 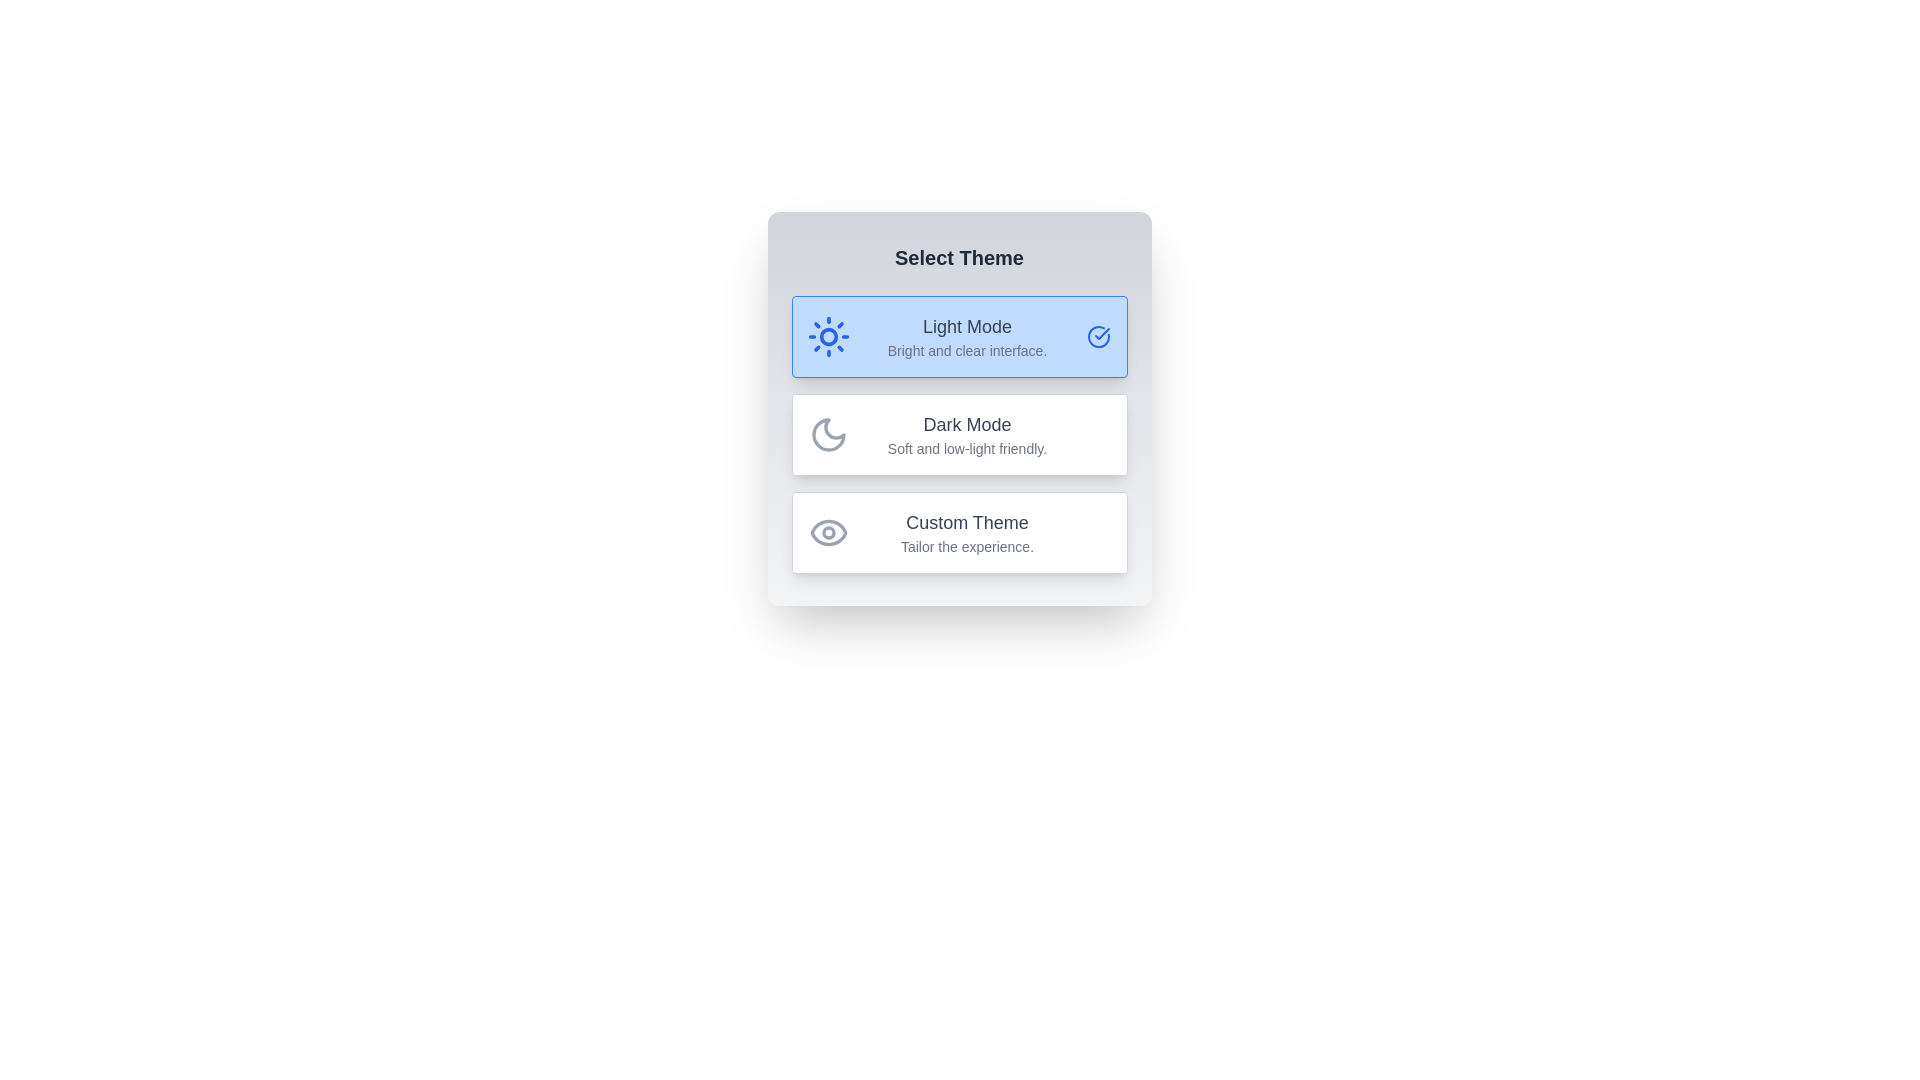 I want to click on text content of the Descriptive Label located directly below the 'Custom Theme' heading, so click(x=967, y=547).